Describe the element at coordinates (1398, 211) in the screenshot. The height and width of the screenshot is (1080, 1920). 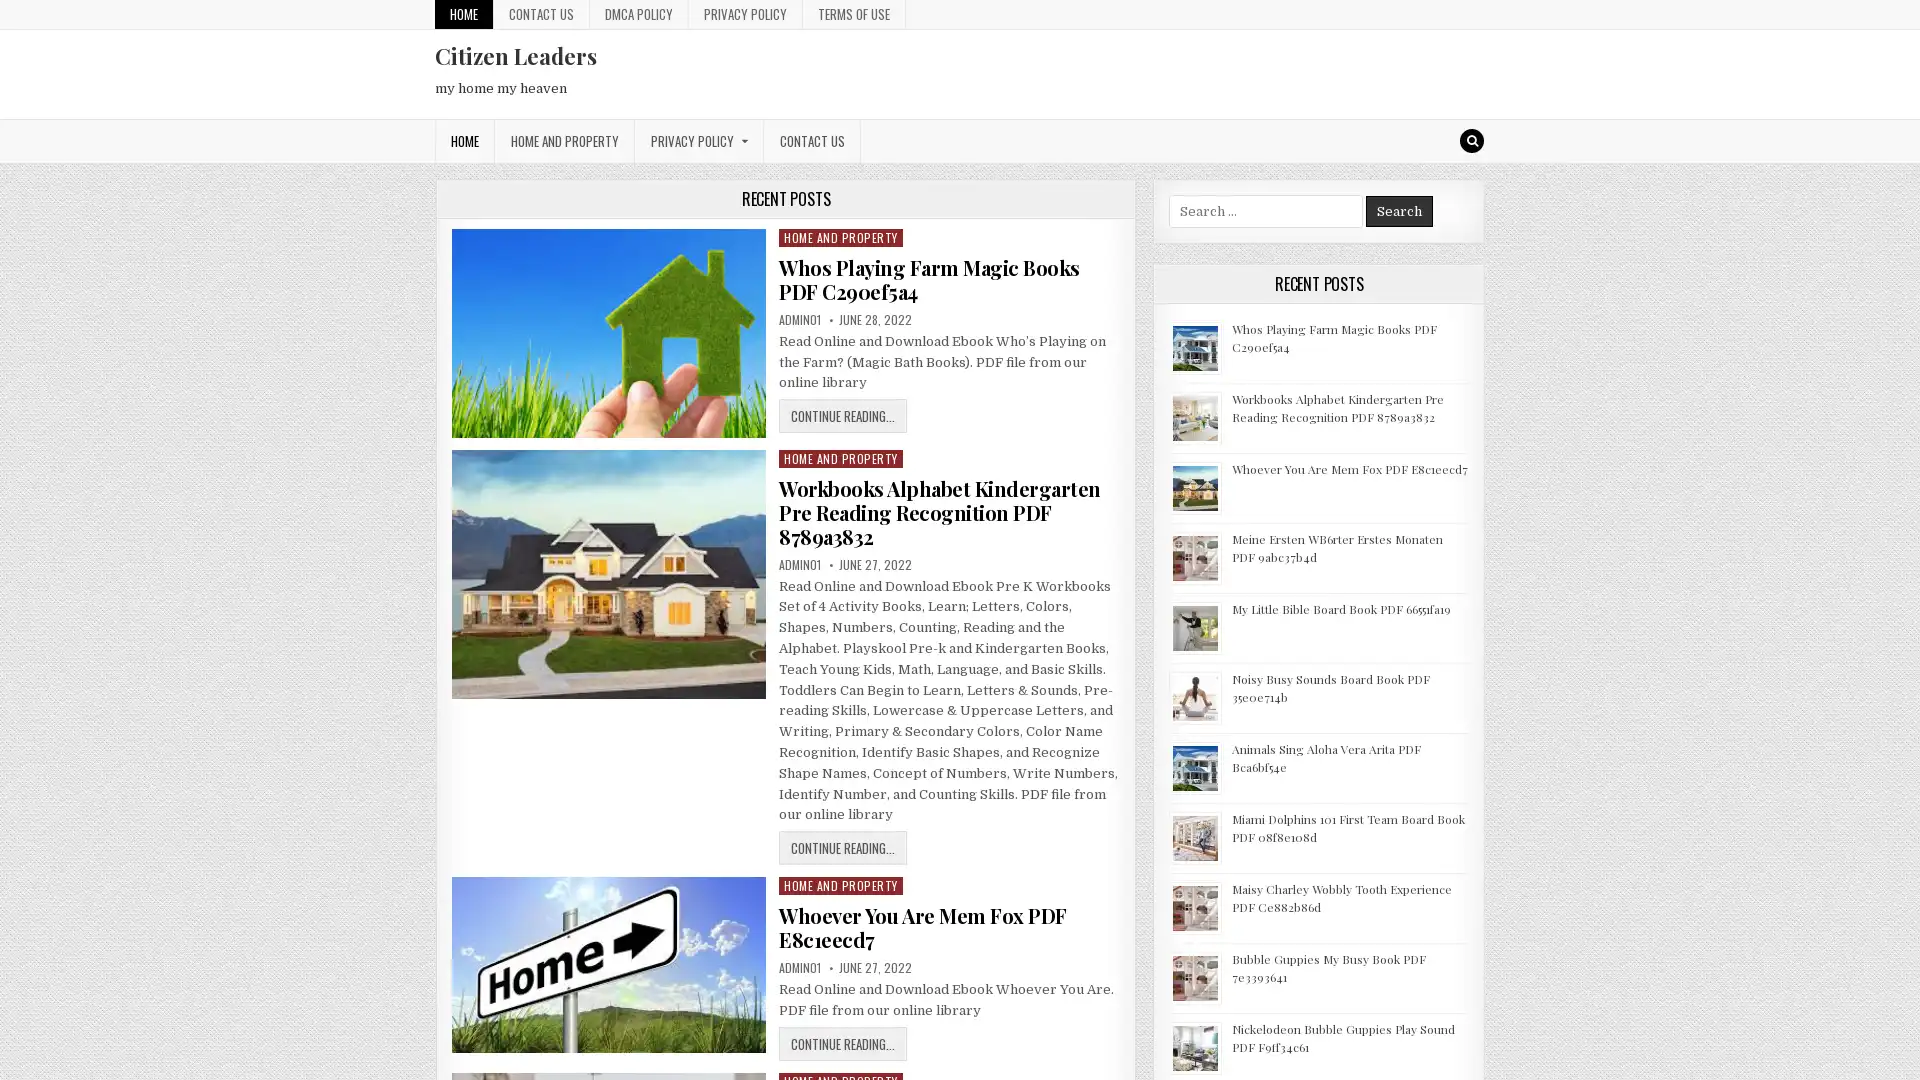
I see `Search` at that location.